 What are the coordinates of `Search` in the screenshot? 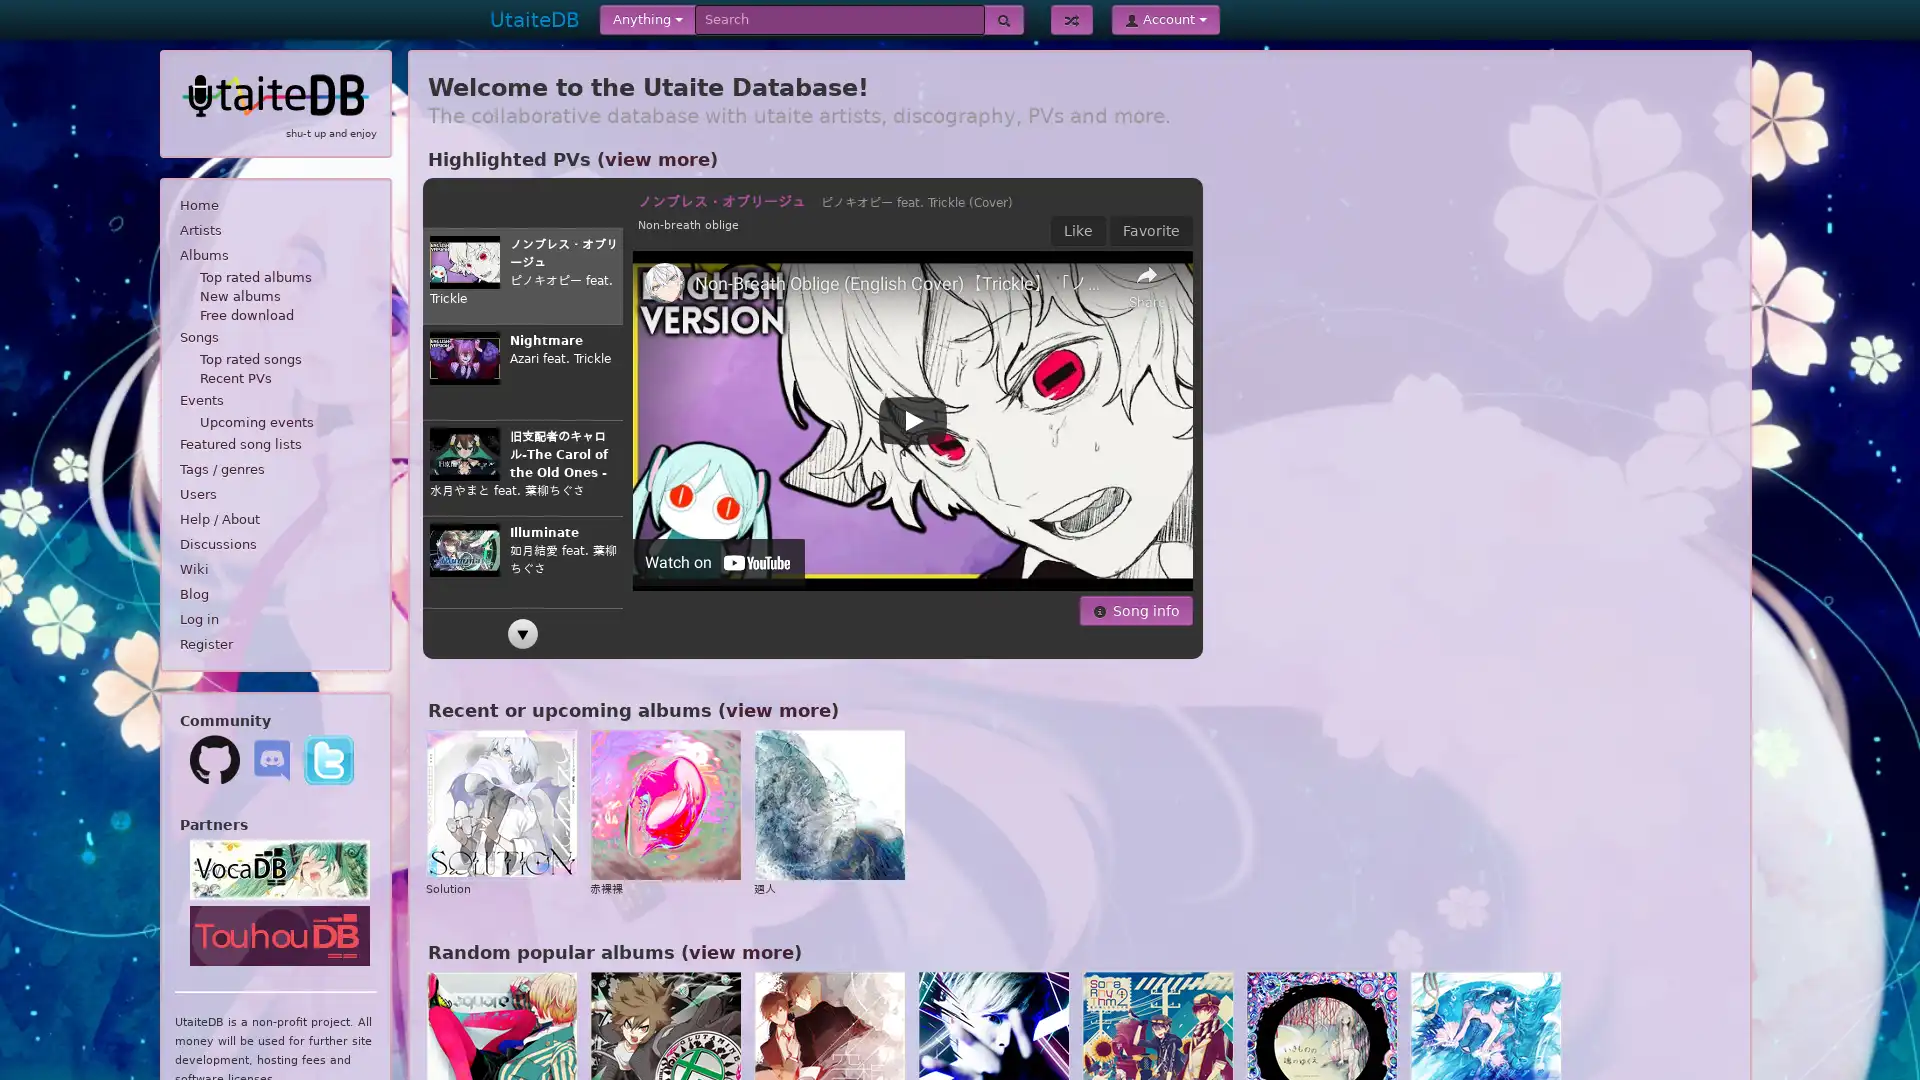 It's located at (1003, 19).